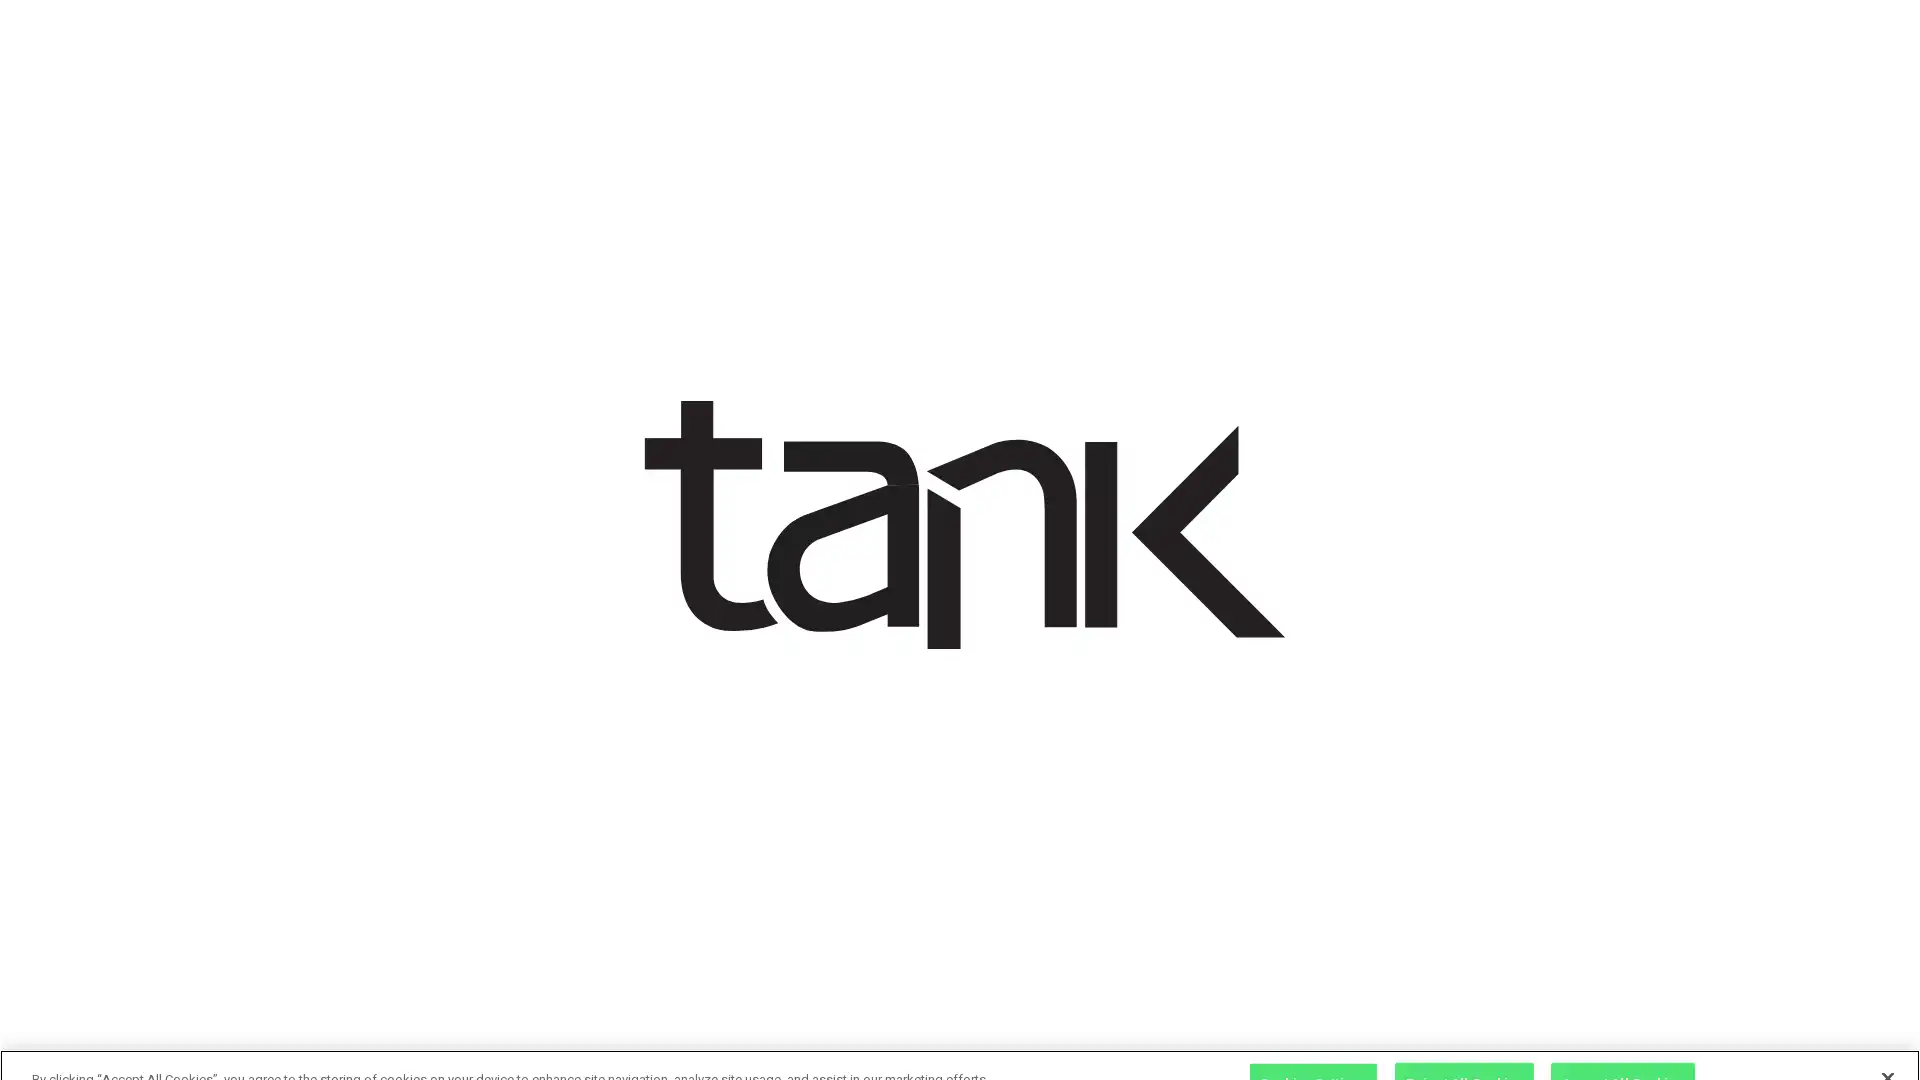  What do you see at coordinates (1886, 1044) in the screenshot?
I see `Close` at bounding box center [1886, 1044].